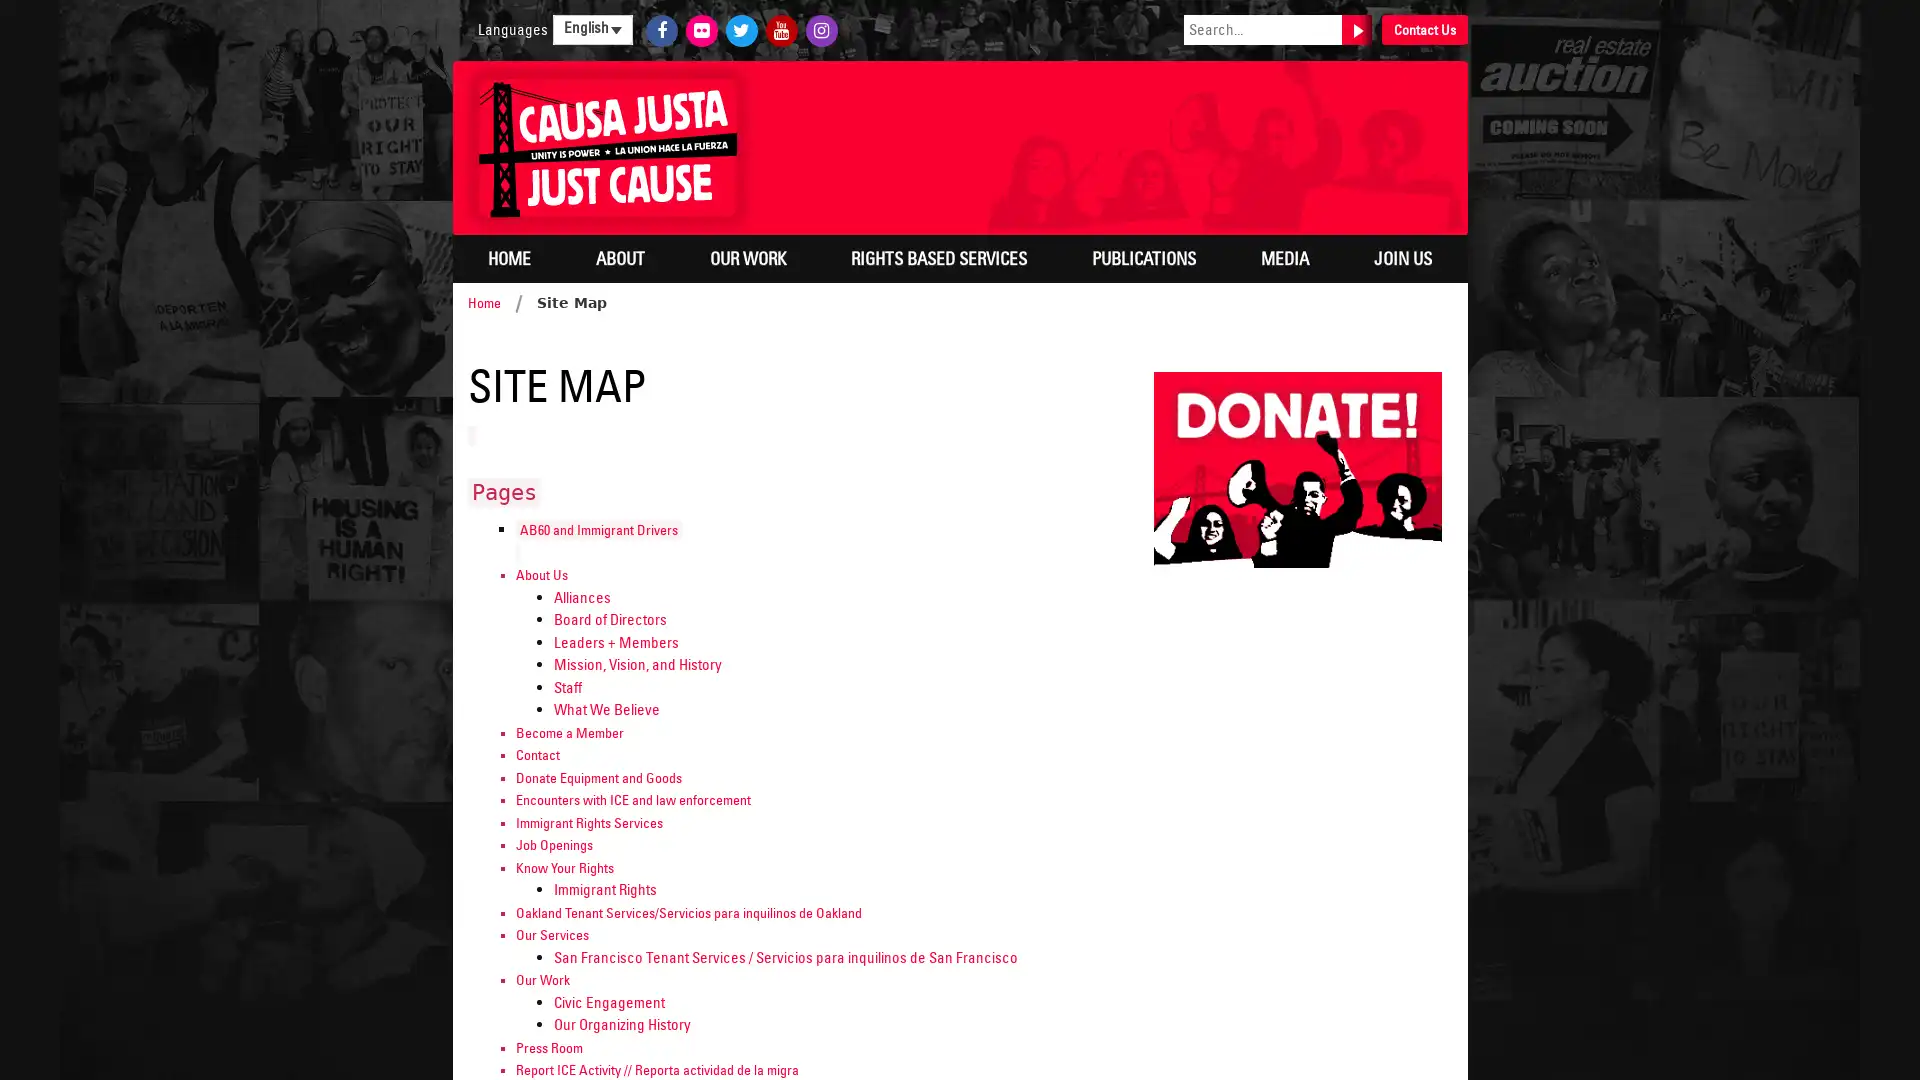 This screenshot has height=1080, width=1920. What do you see at coordinates (1423, 30) in the screenshot?
I see `Contact Us` at bounding box center [1423, 30].